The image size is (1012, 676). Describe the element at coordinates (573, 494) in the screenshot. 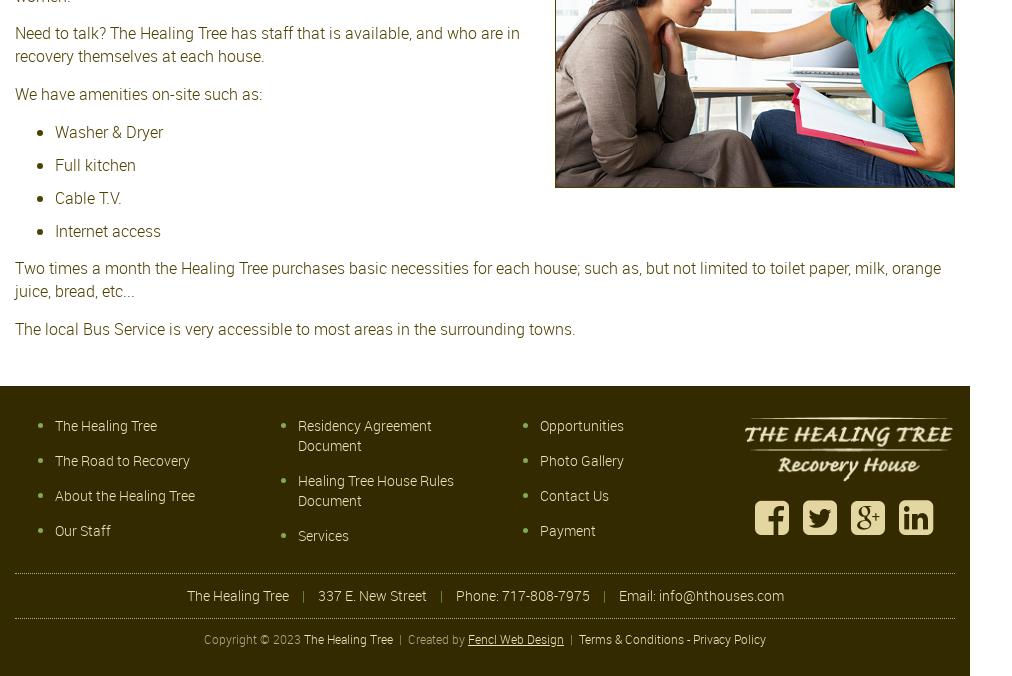

I see `'Contact Us'` at that location.